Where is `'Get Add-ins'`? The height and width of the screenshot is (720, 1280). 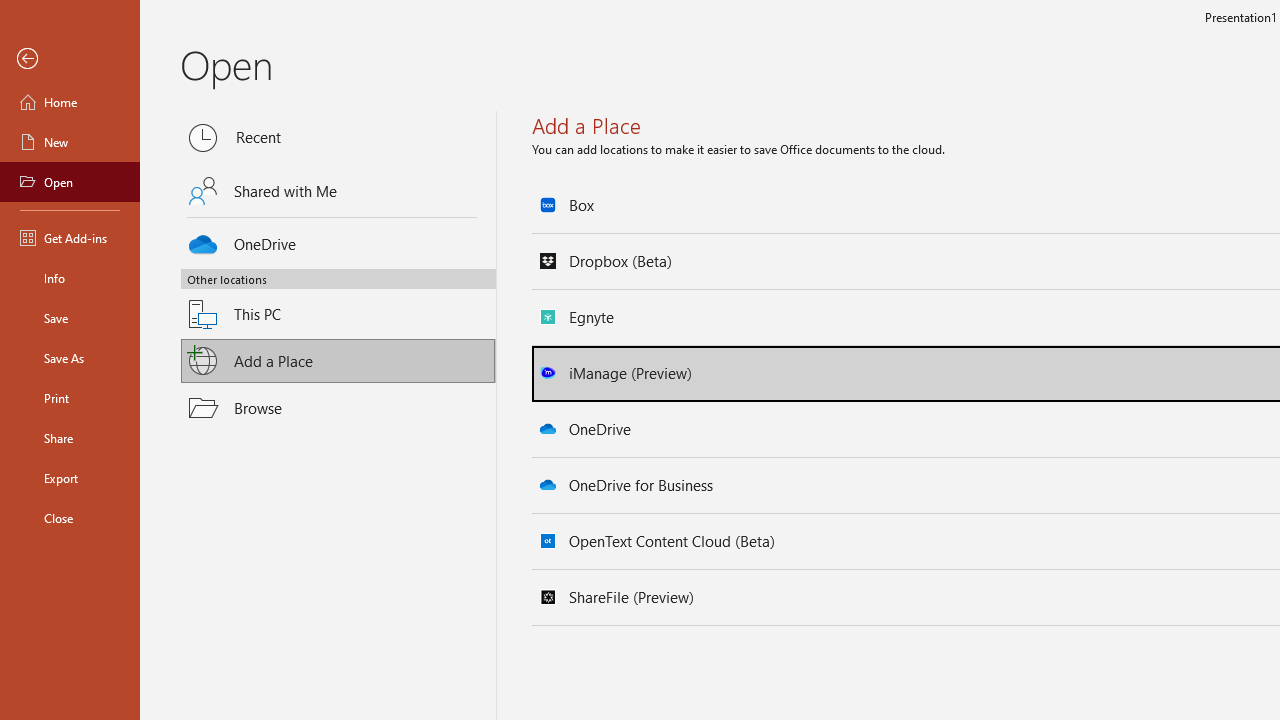 'Get Add-ins' is located at coordinates (69, 236).